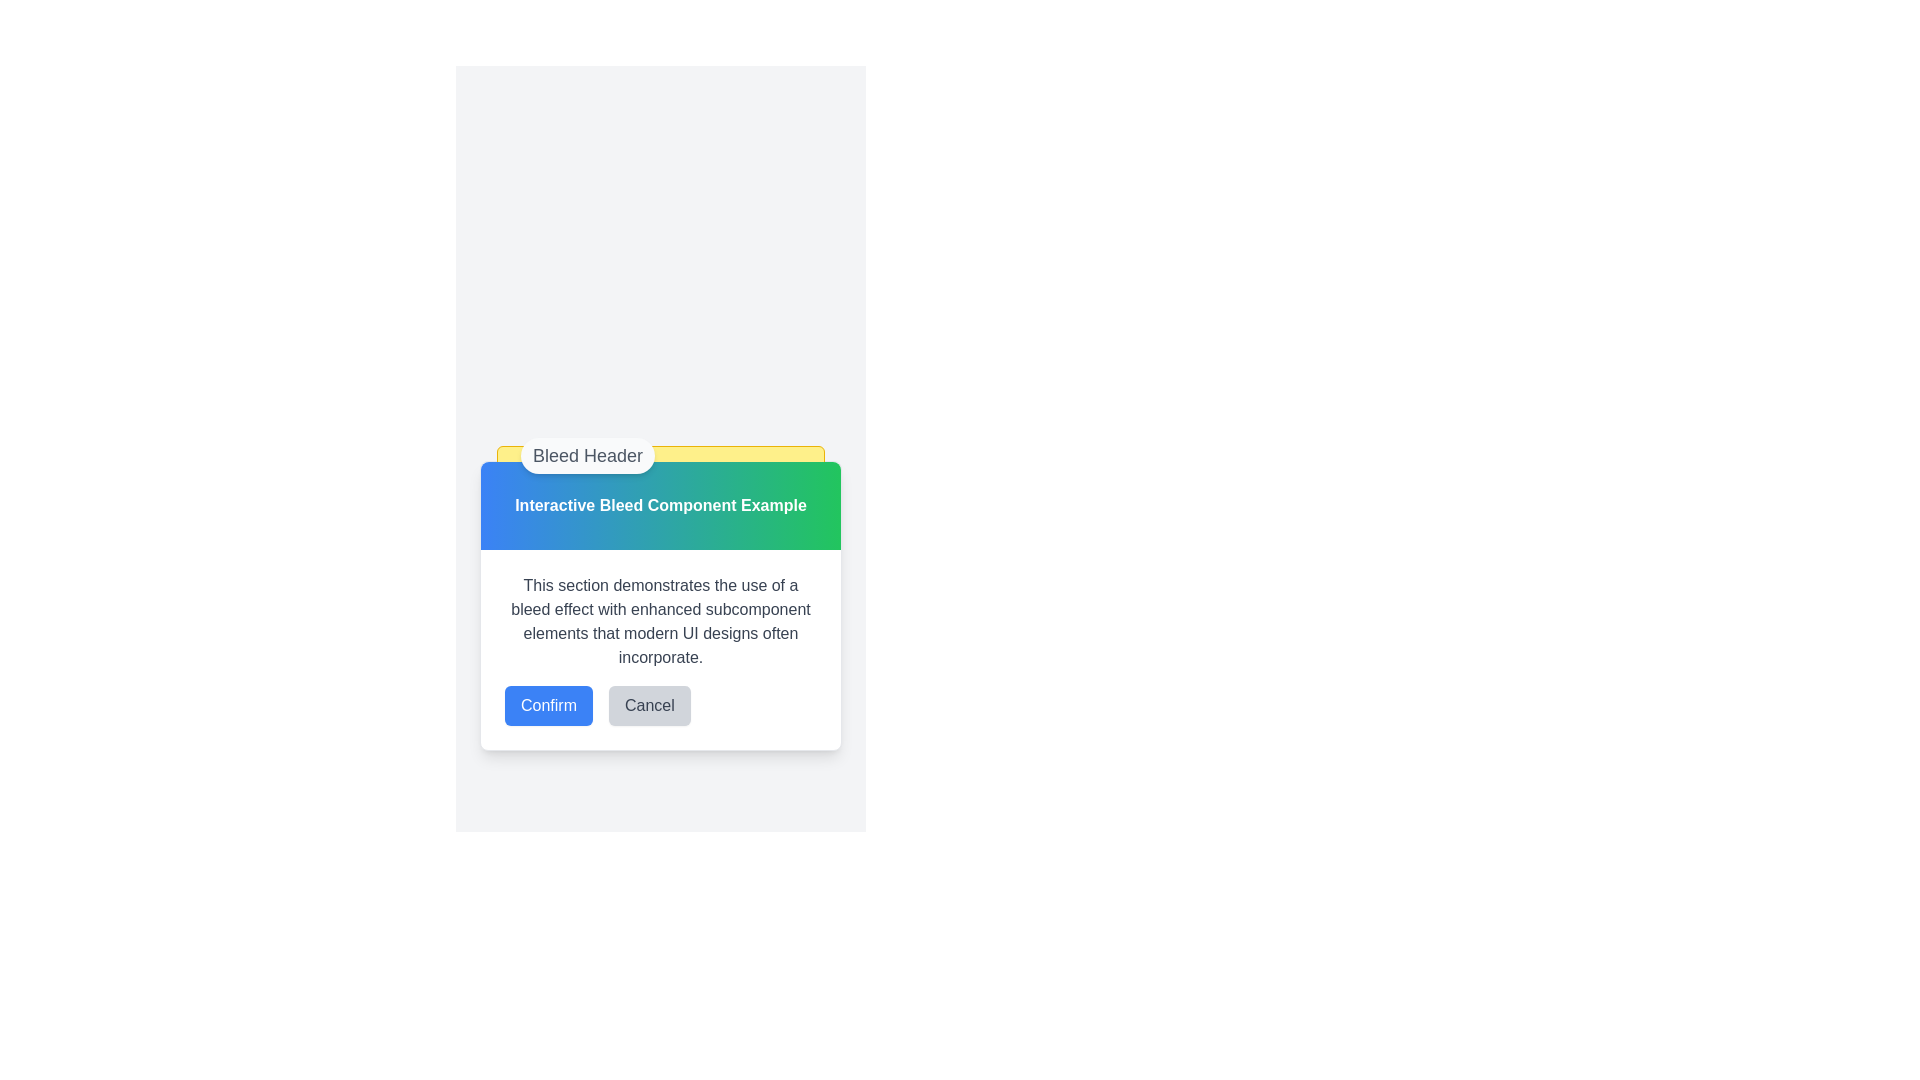  Describe the element at coordinates (661, 704) in the screenshot. I see `the 'Cancel' button located in the button group at the bottom of the section box` at that location.